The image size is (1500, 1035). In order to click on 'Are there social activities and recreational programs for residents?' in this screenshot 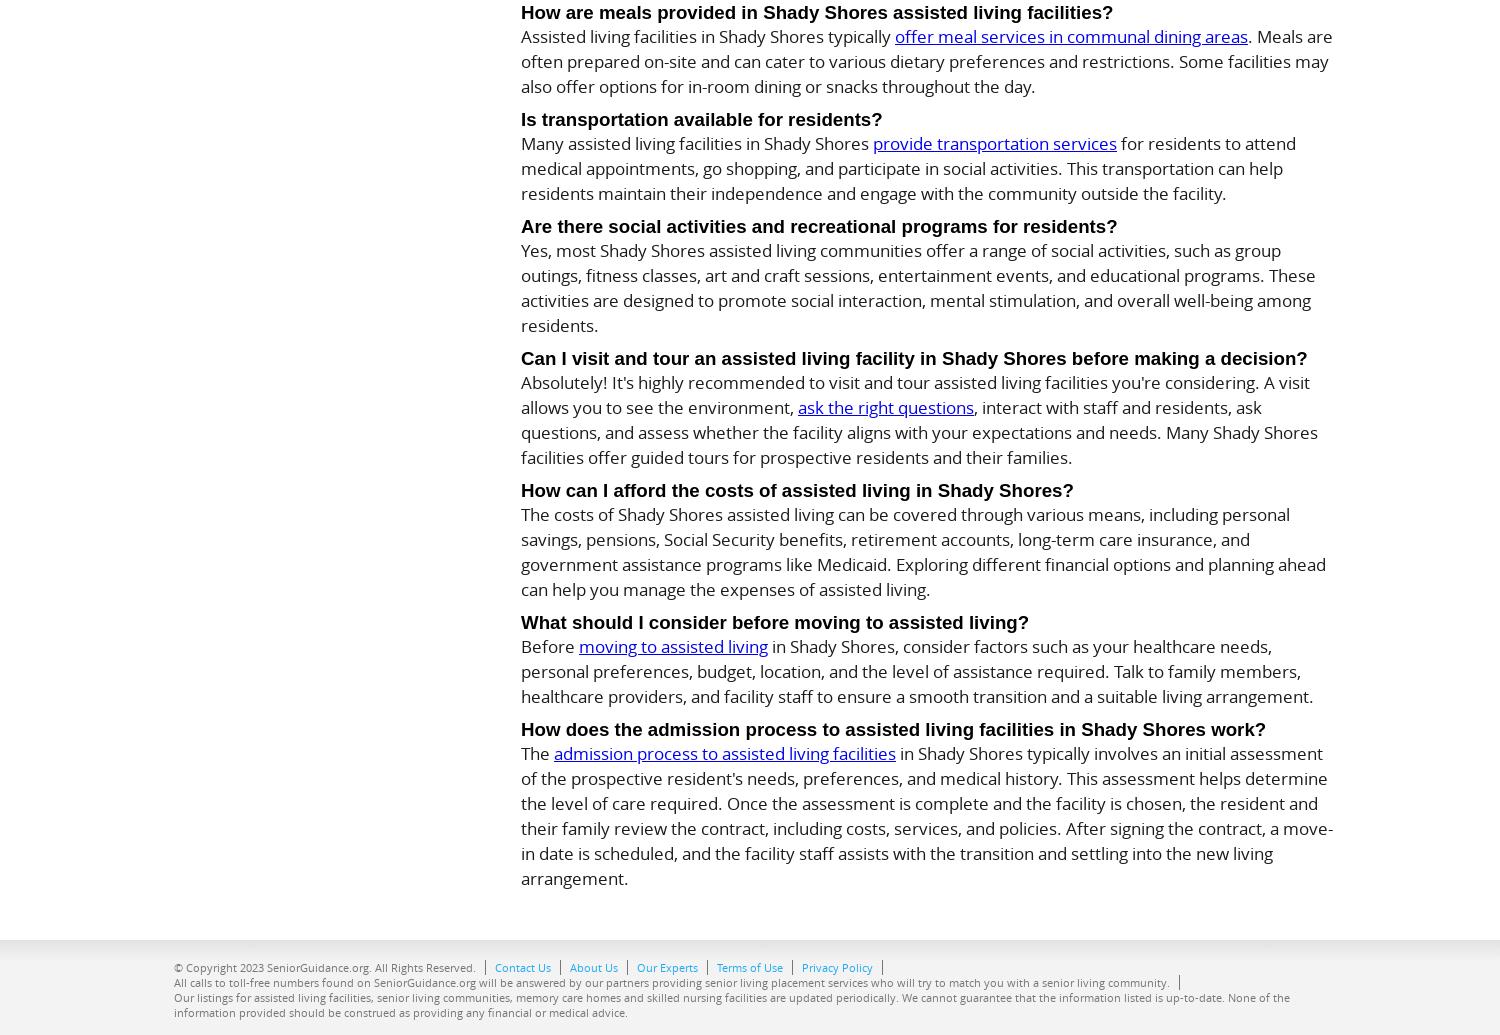, I will do `click(520, 226)`.